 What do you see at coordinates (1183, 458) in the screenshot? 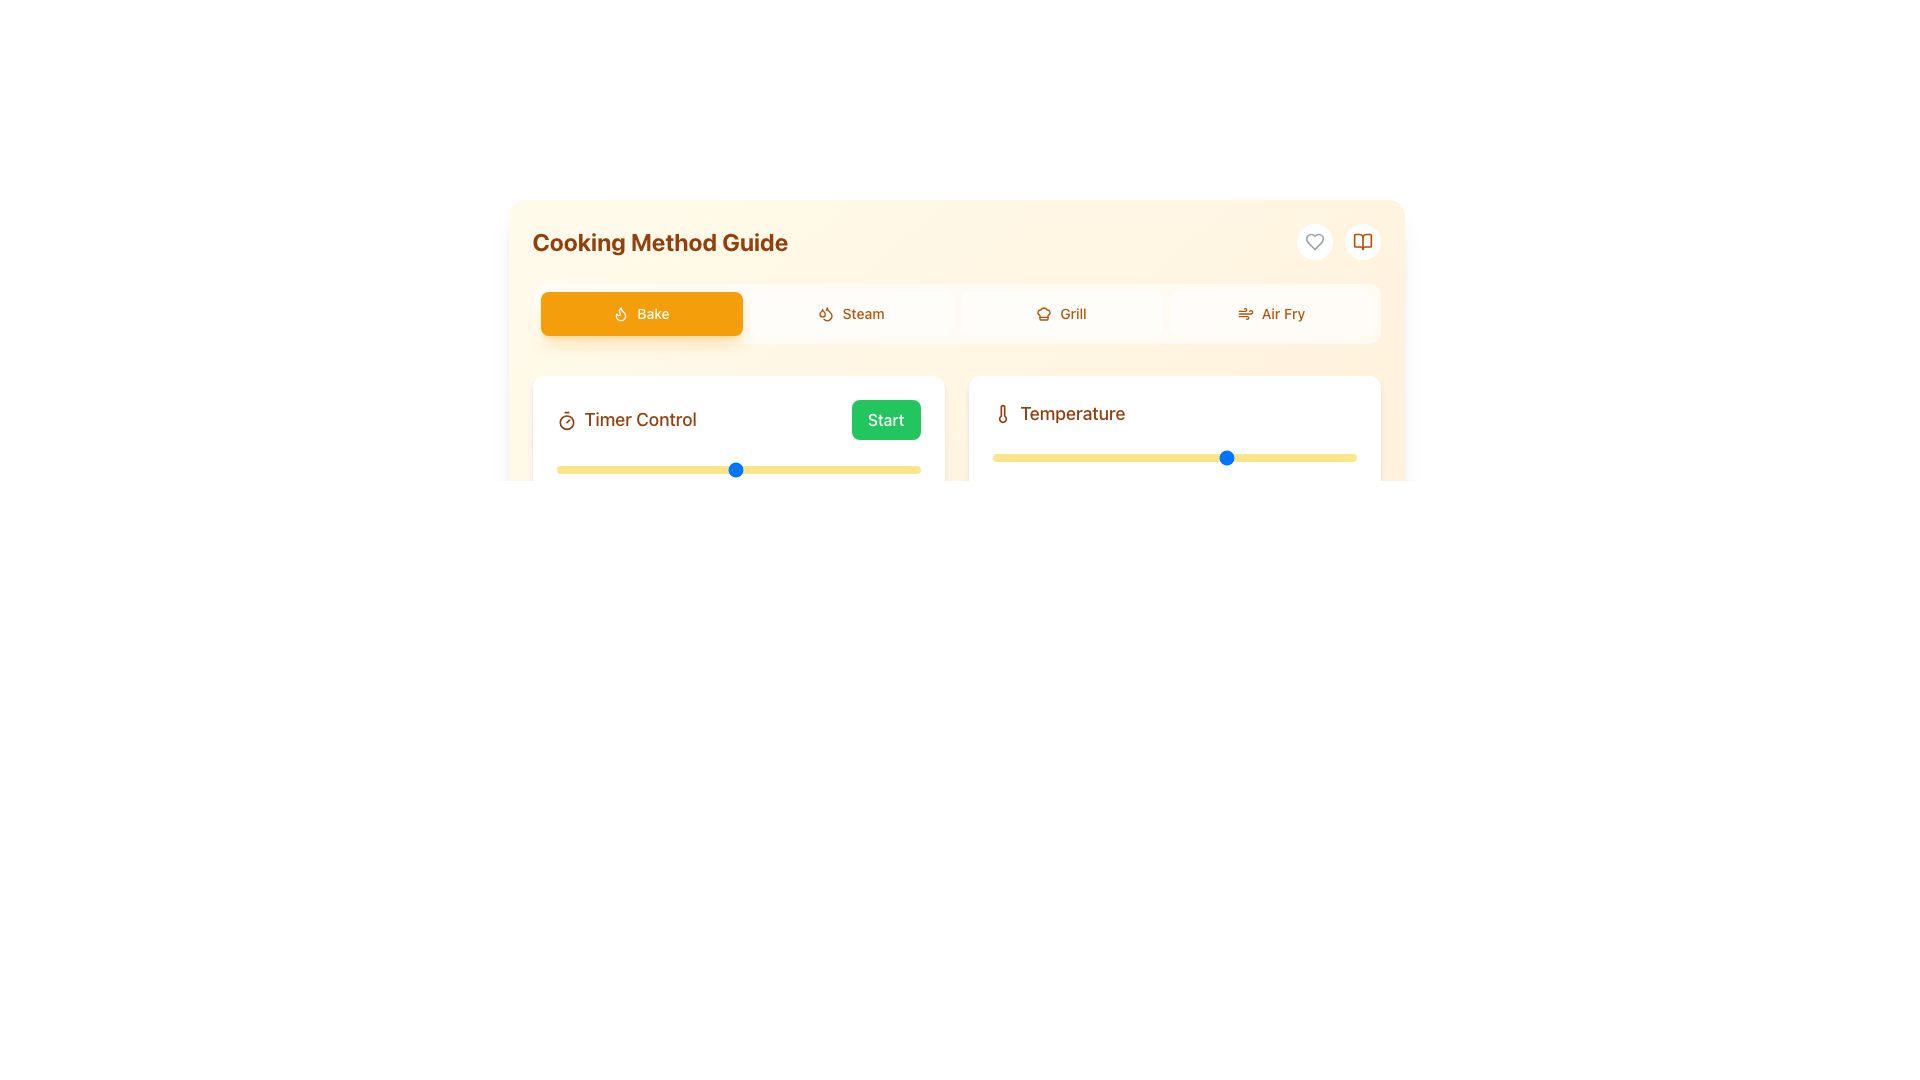
I see `the slider` at bounding box center [1183, 458].